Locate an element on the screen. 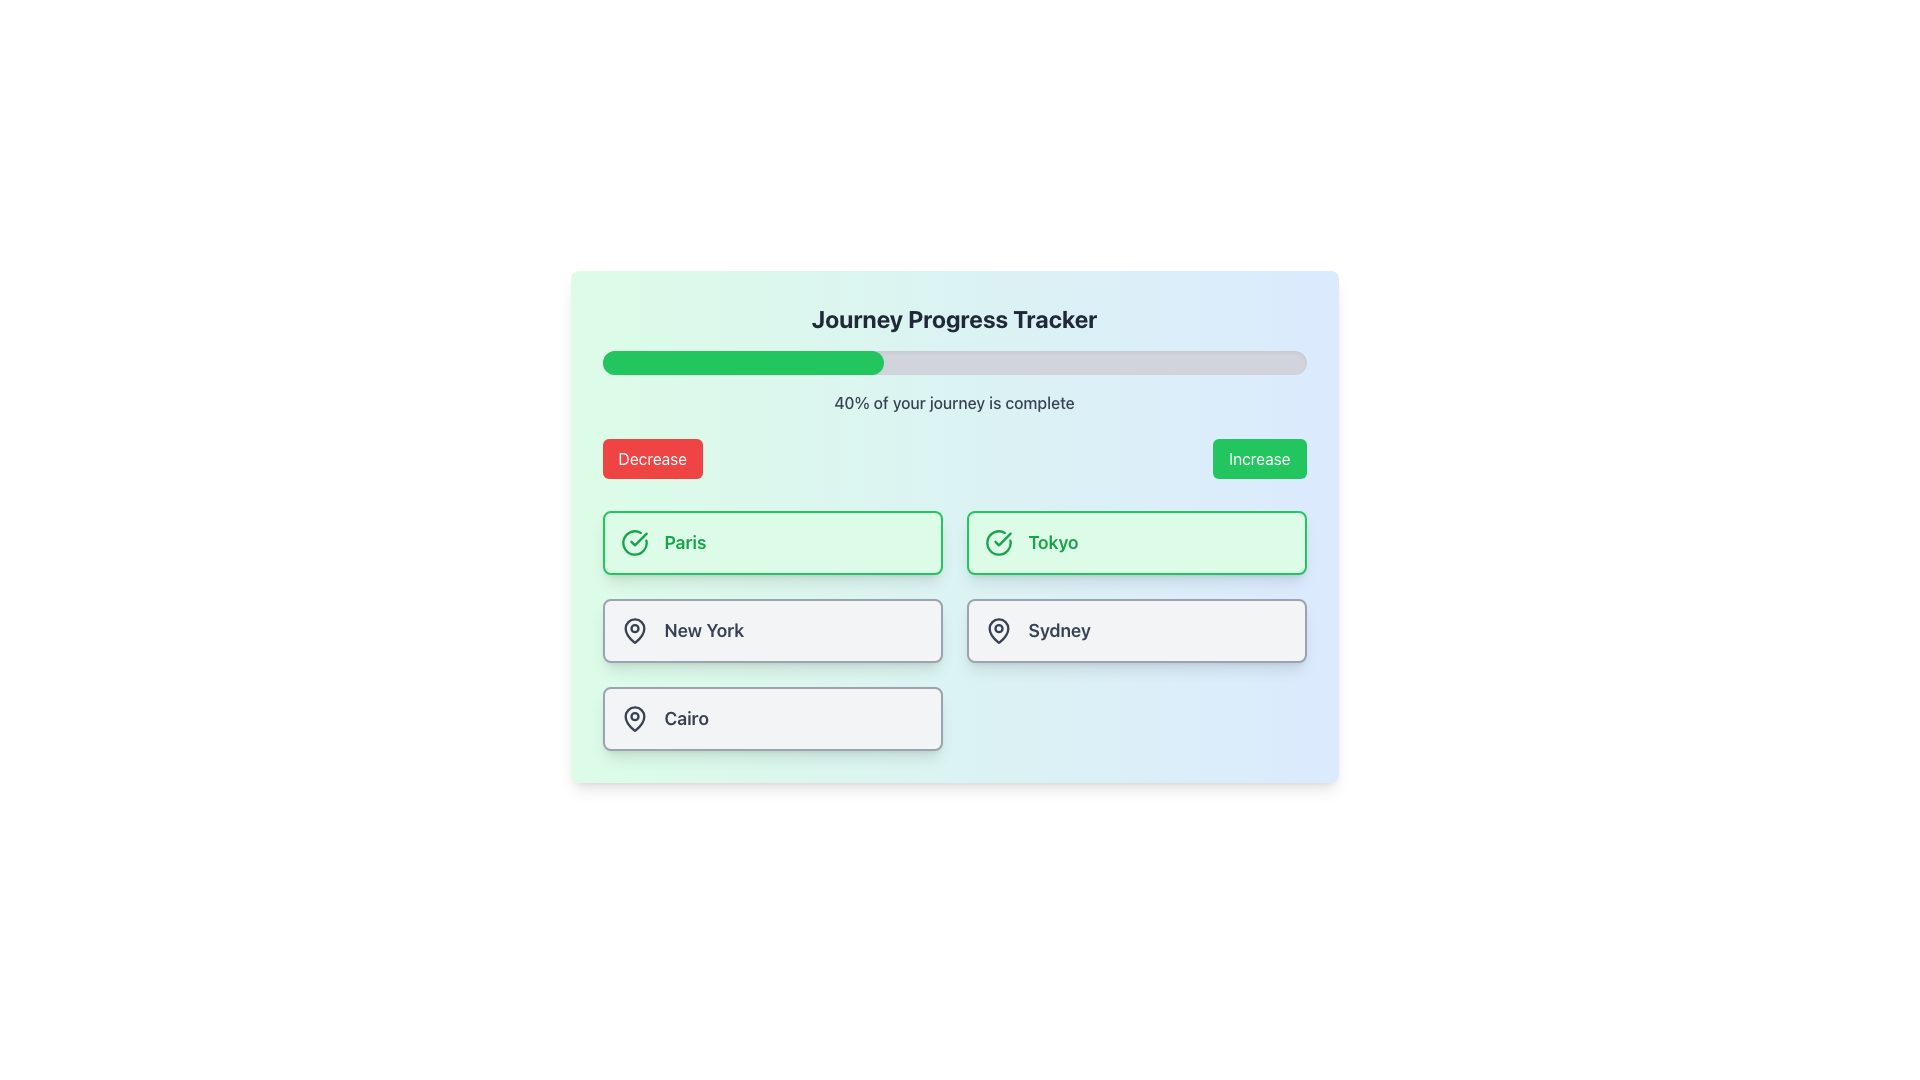  the header text that serves as the title for the section, providing context for the component below it is located at coordinates (953, 318).